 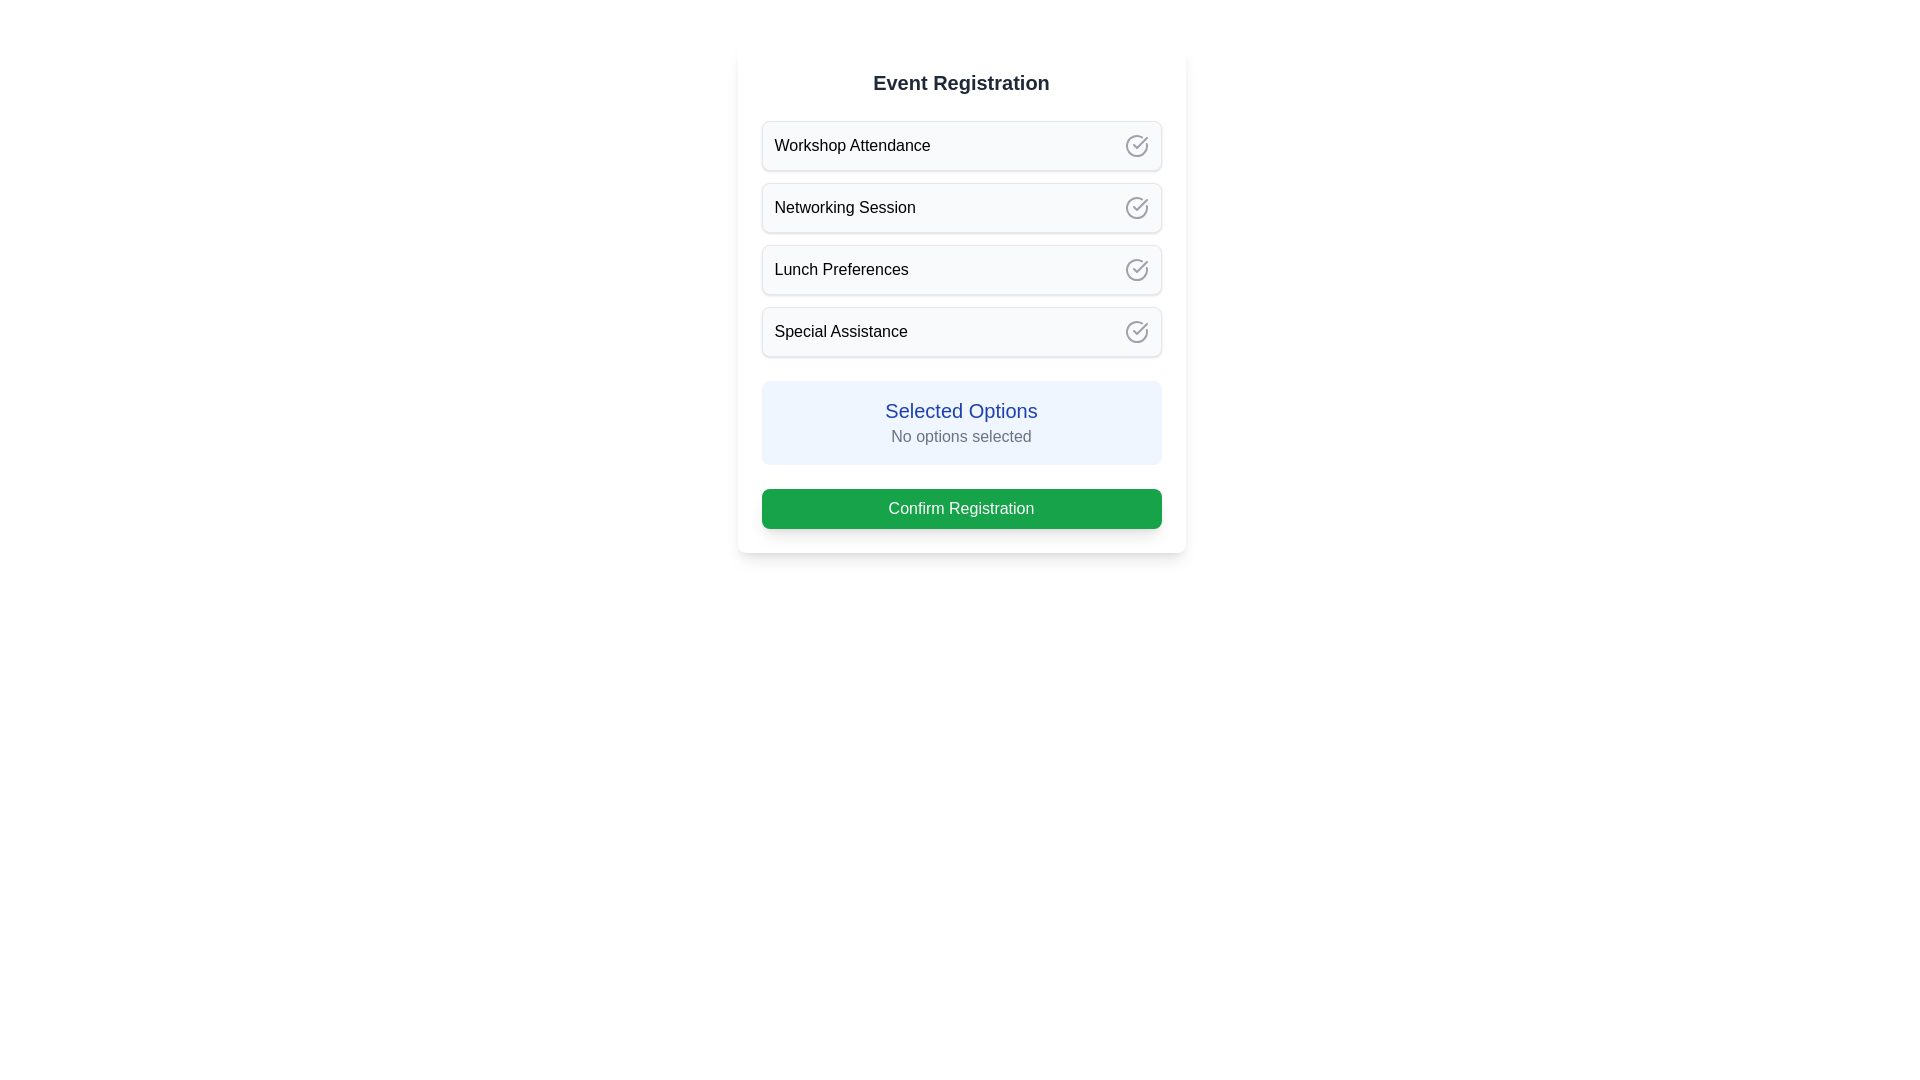 I want to click on the 'Event Registration' text label, which is styled with bold and large font size and located at the top of the card-like layout, so click(x=961, y=82).